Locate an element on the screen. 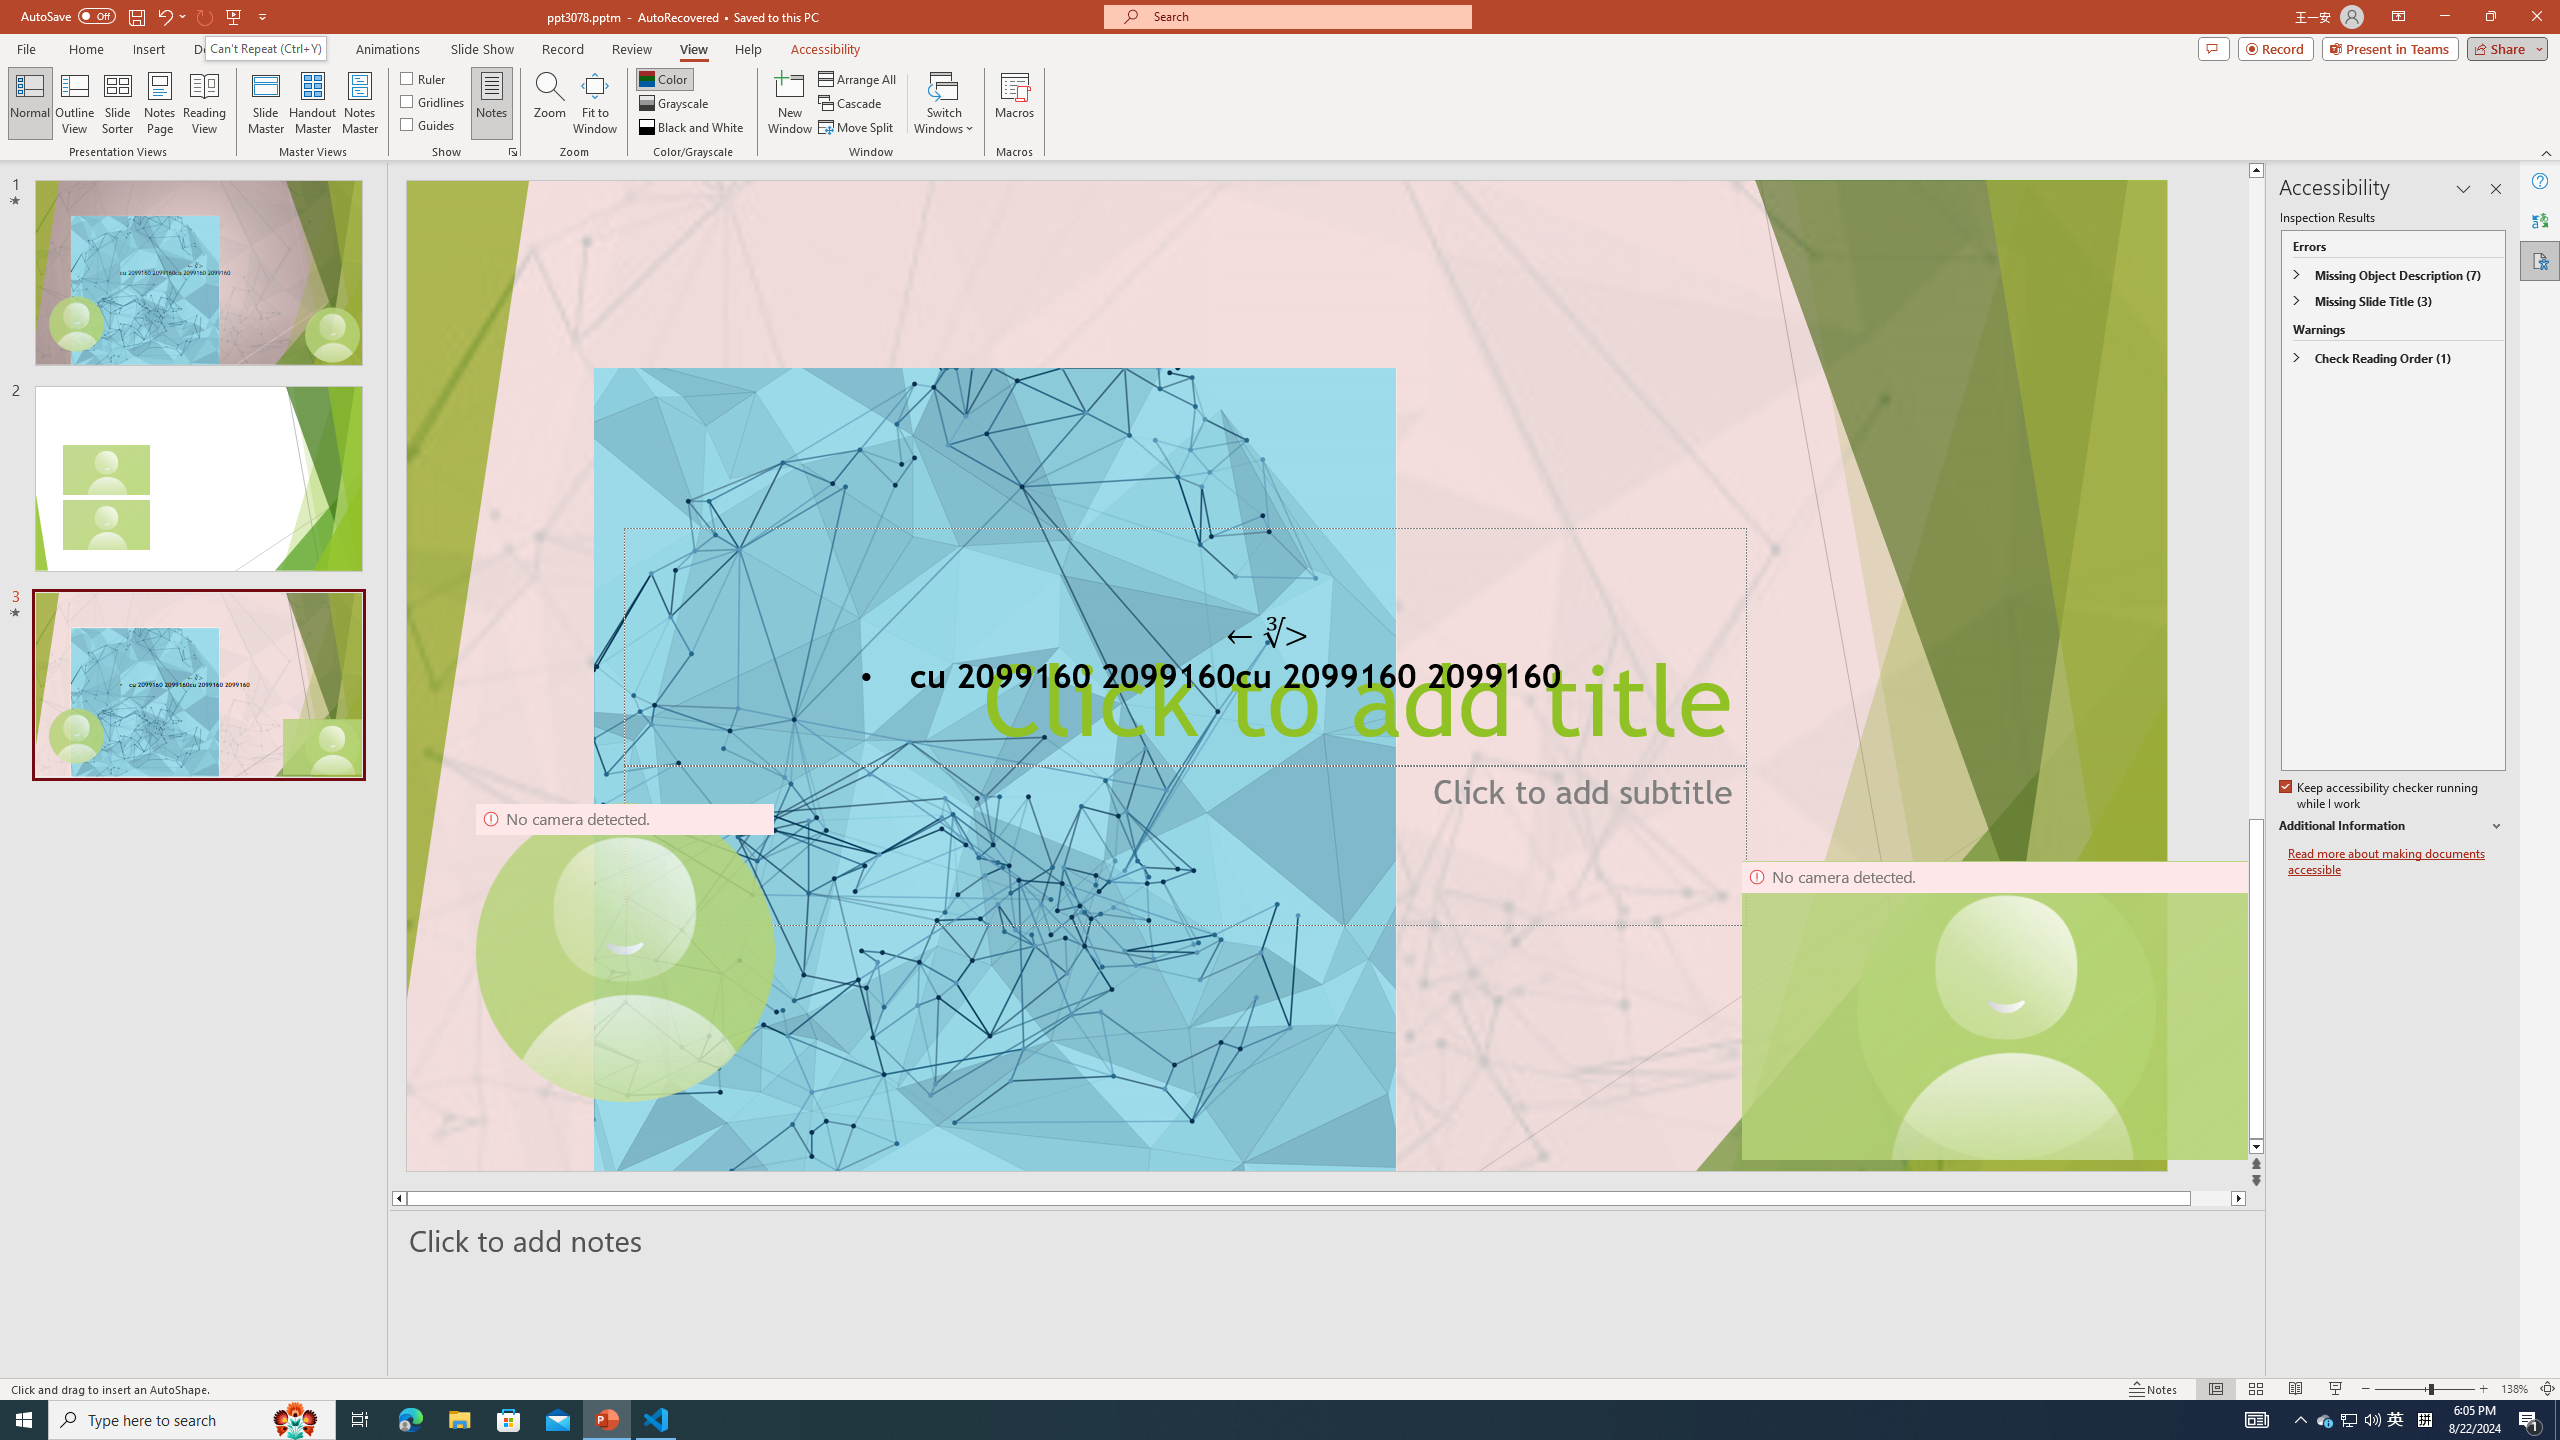  'Handout Master' is located at coordinates (311, 103).